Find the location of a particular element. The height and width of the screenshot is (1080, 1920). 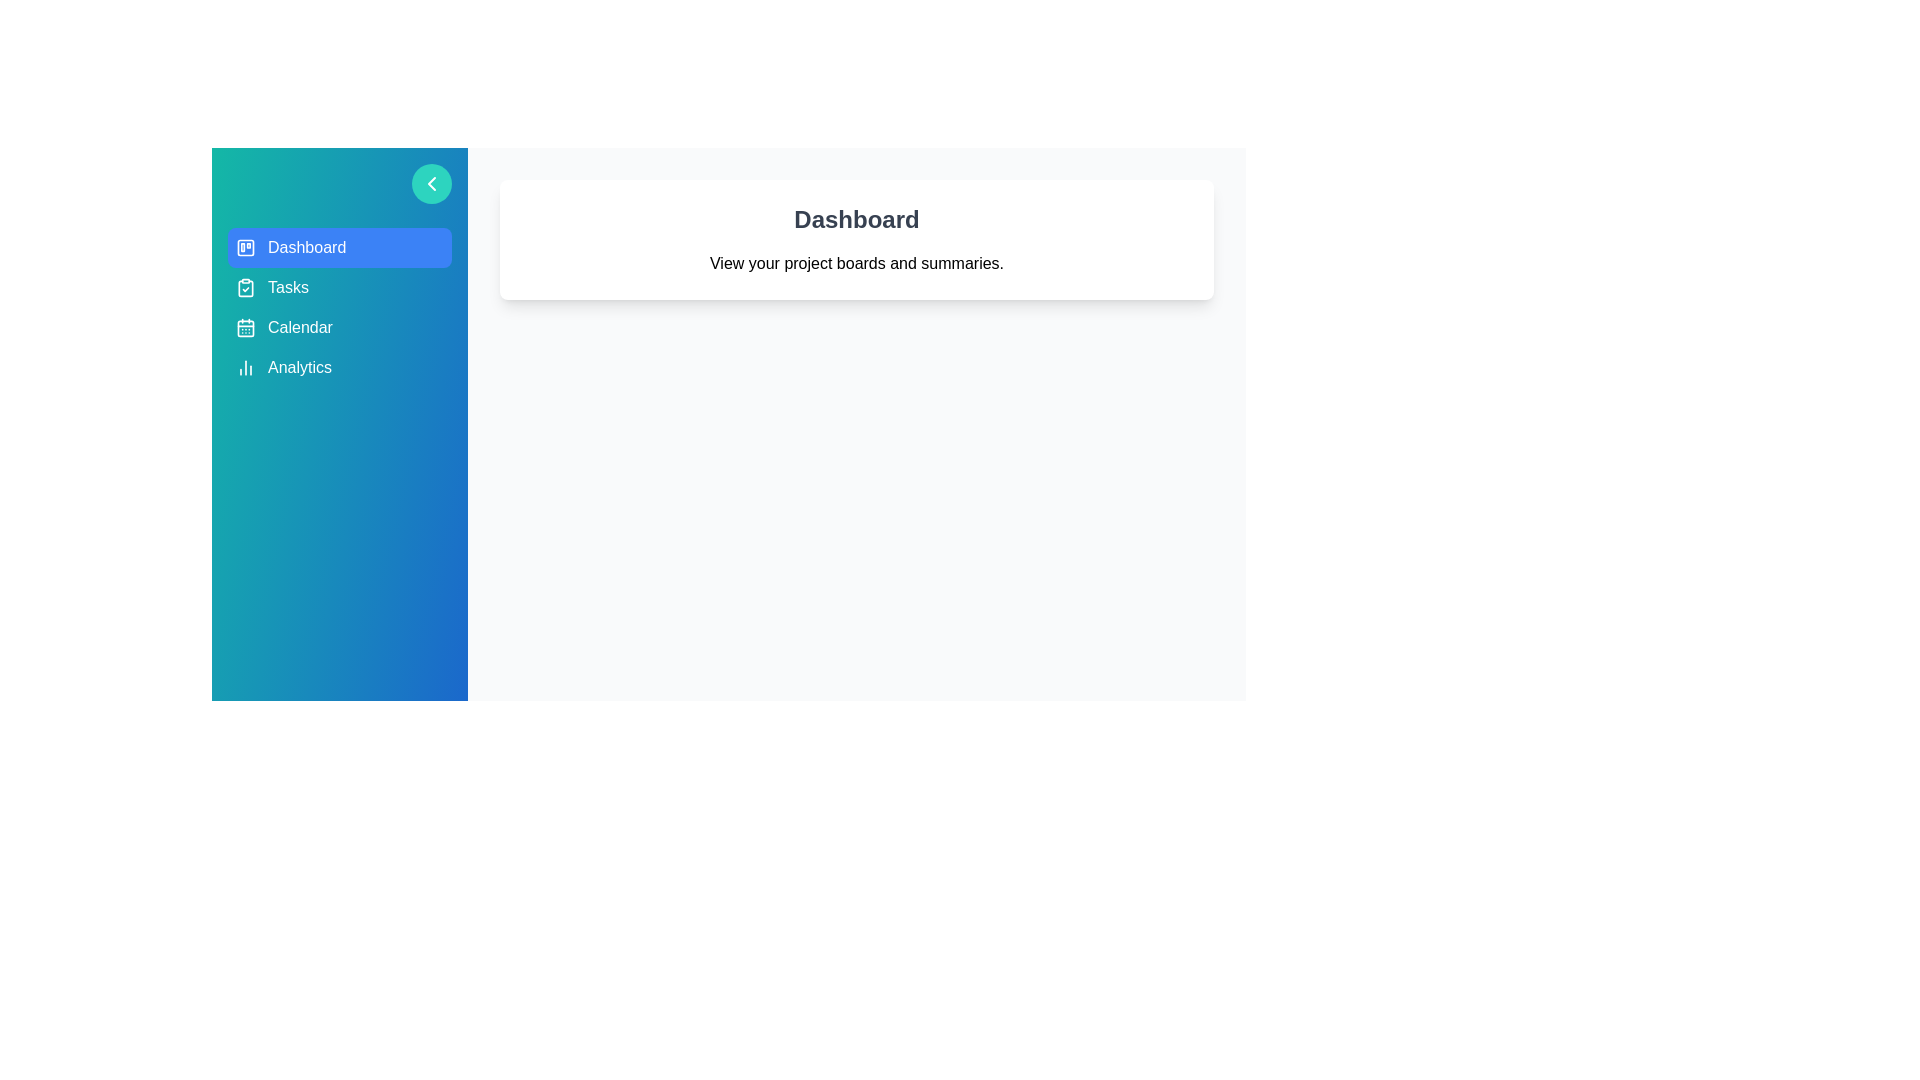

the 'Analytics' label in the vertical navigation menu is located at coordinates (299, 367).